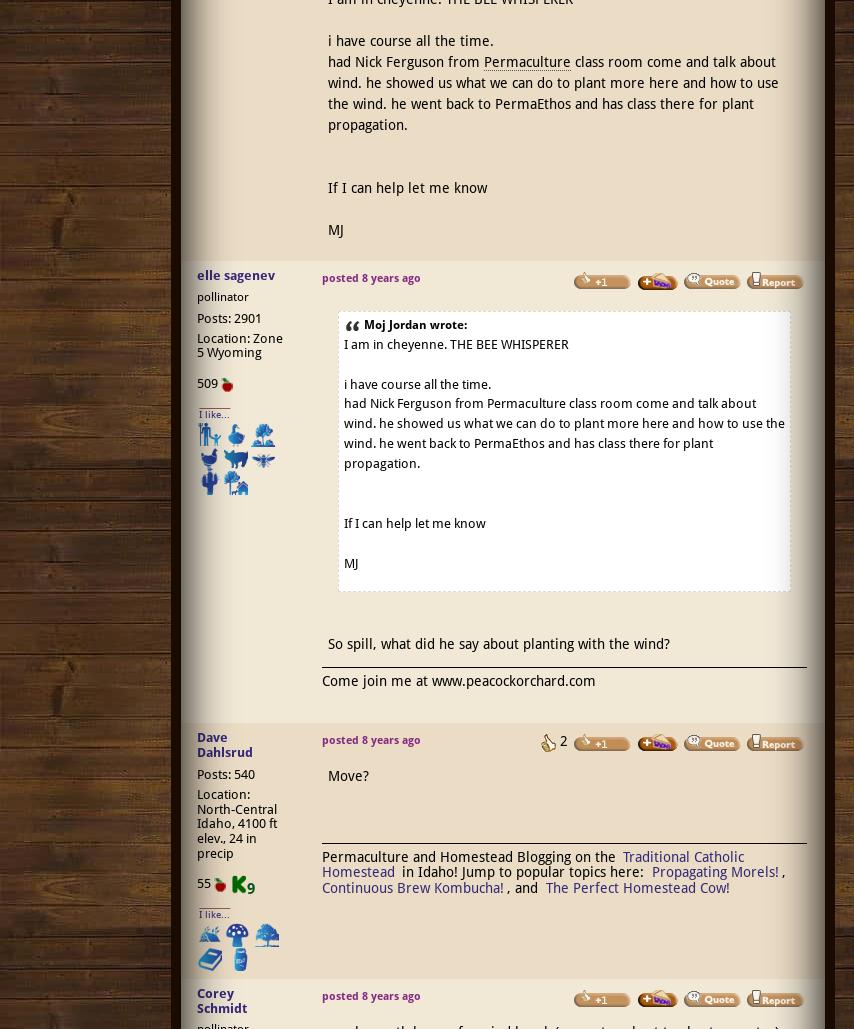 This screenshot has width=854, height=1029. What do you see at coordinates (562, 740) in the screenshot?
I see `'2'` at bounding box center [562, 740].